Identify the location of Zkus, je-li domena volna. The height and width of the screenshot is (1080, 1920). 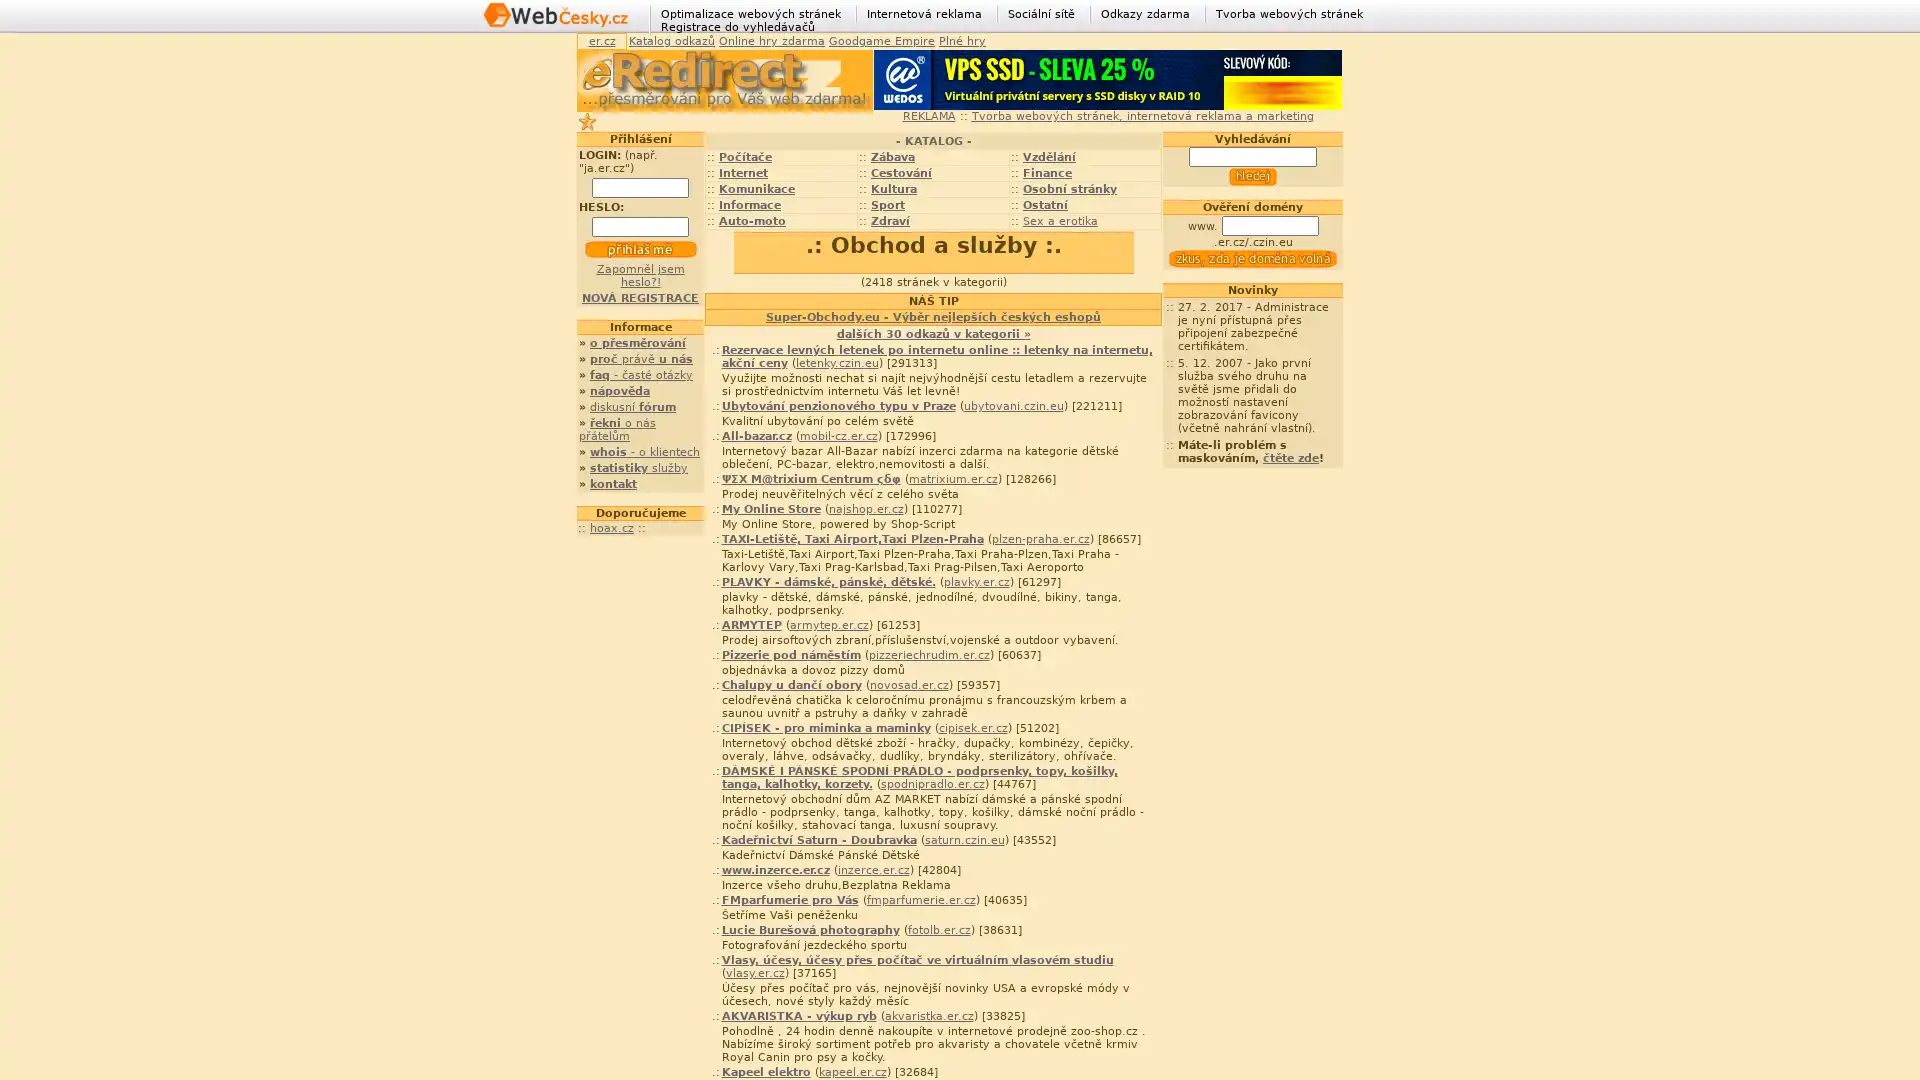
(1251, 257).